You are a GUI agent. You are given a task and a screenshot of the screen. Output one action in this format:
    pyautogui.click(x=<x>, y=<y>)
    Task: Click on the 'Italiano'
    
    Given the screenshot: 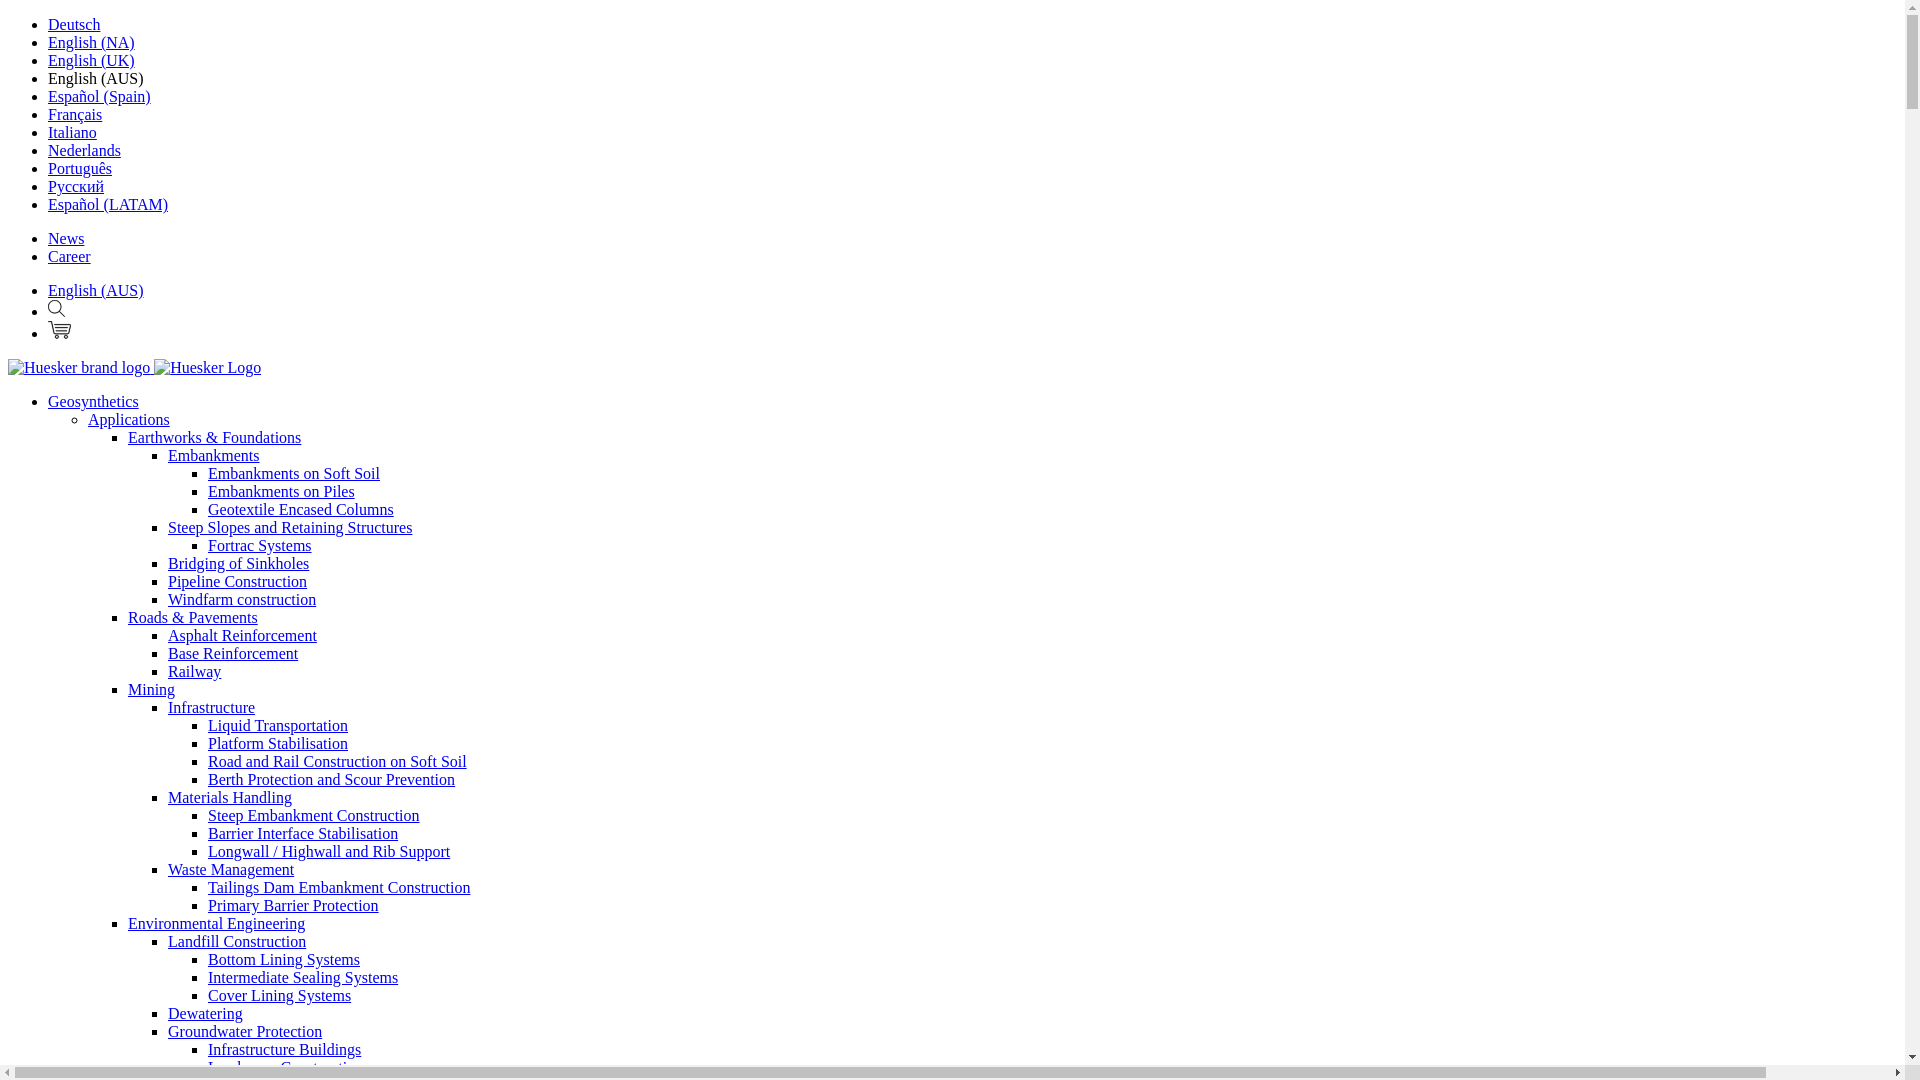 What is the action you would take?
    pyautogui.click(x=72, y=132)
    